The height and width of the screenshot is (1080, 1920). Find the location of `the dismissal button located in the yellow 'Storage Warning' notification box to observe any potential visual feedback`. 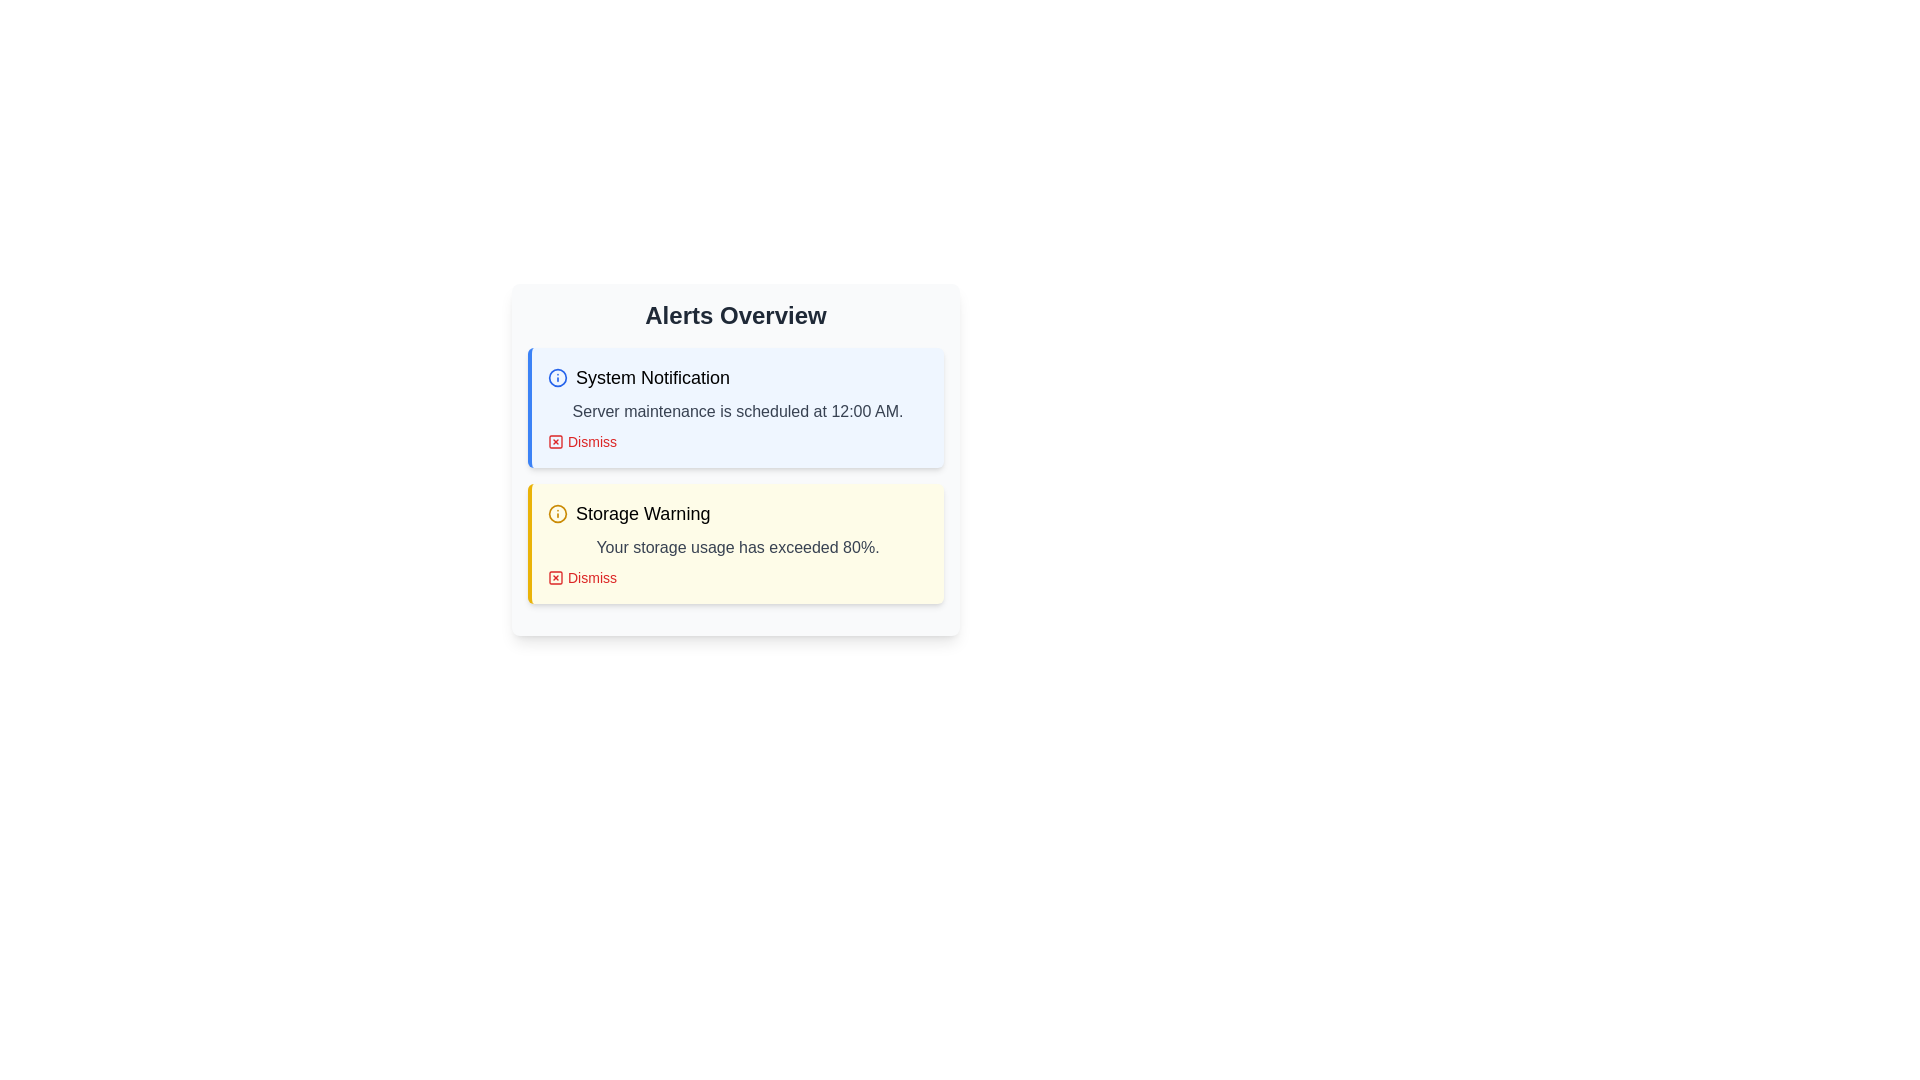

the dismissal button located in the yellow 'Storage Warning' notification box to observe any potential visual feedback is located at coordinates (581, 578).